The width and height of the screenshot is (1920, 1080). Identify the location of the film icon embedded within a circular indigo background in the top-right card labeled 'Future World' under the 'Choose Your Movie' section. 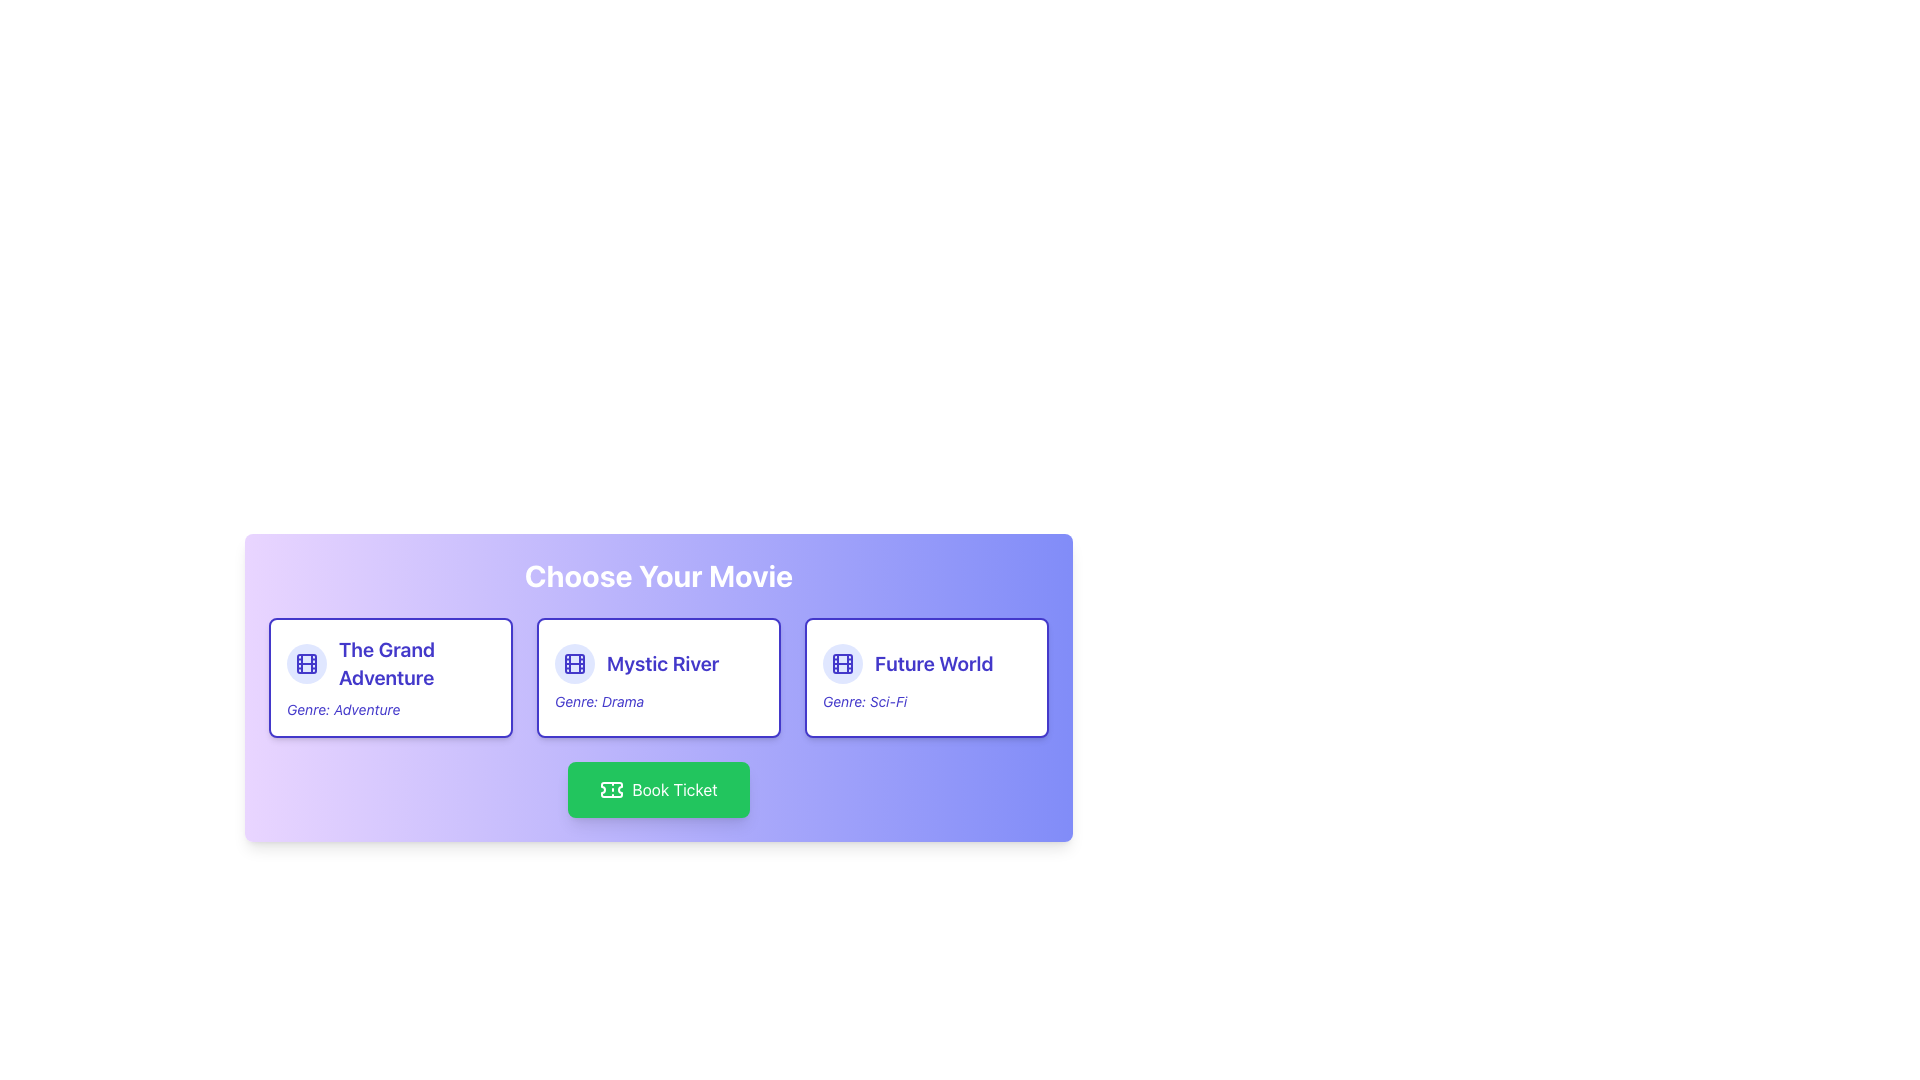
(843, 663).